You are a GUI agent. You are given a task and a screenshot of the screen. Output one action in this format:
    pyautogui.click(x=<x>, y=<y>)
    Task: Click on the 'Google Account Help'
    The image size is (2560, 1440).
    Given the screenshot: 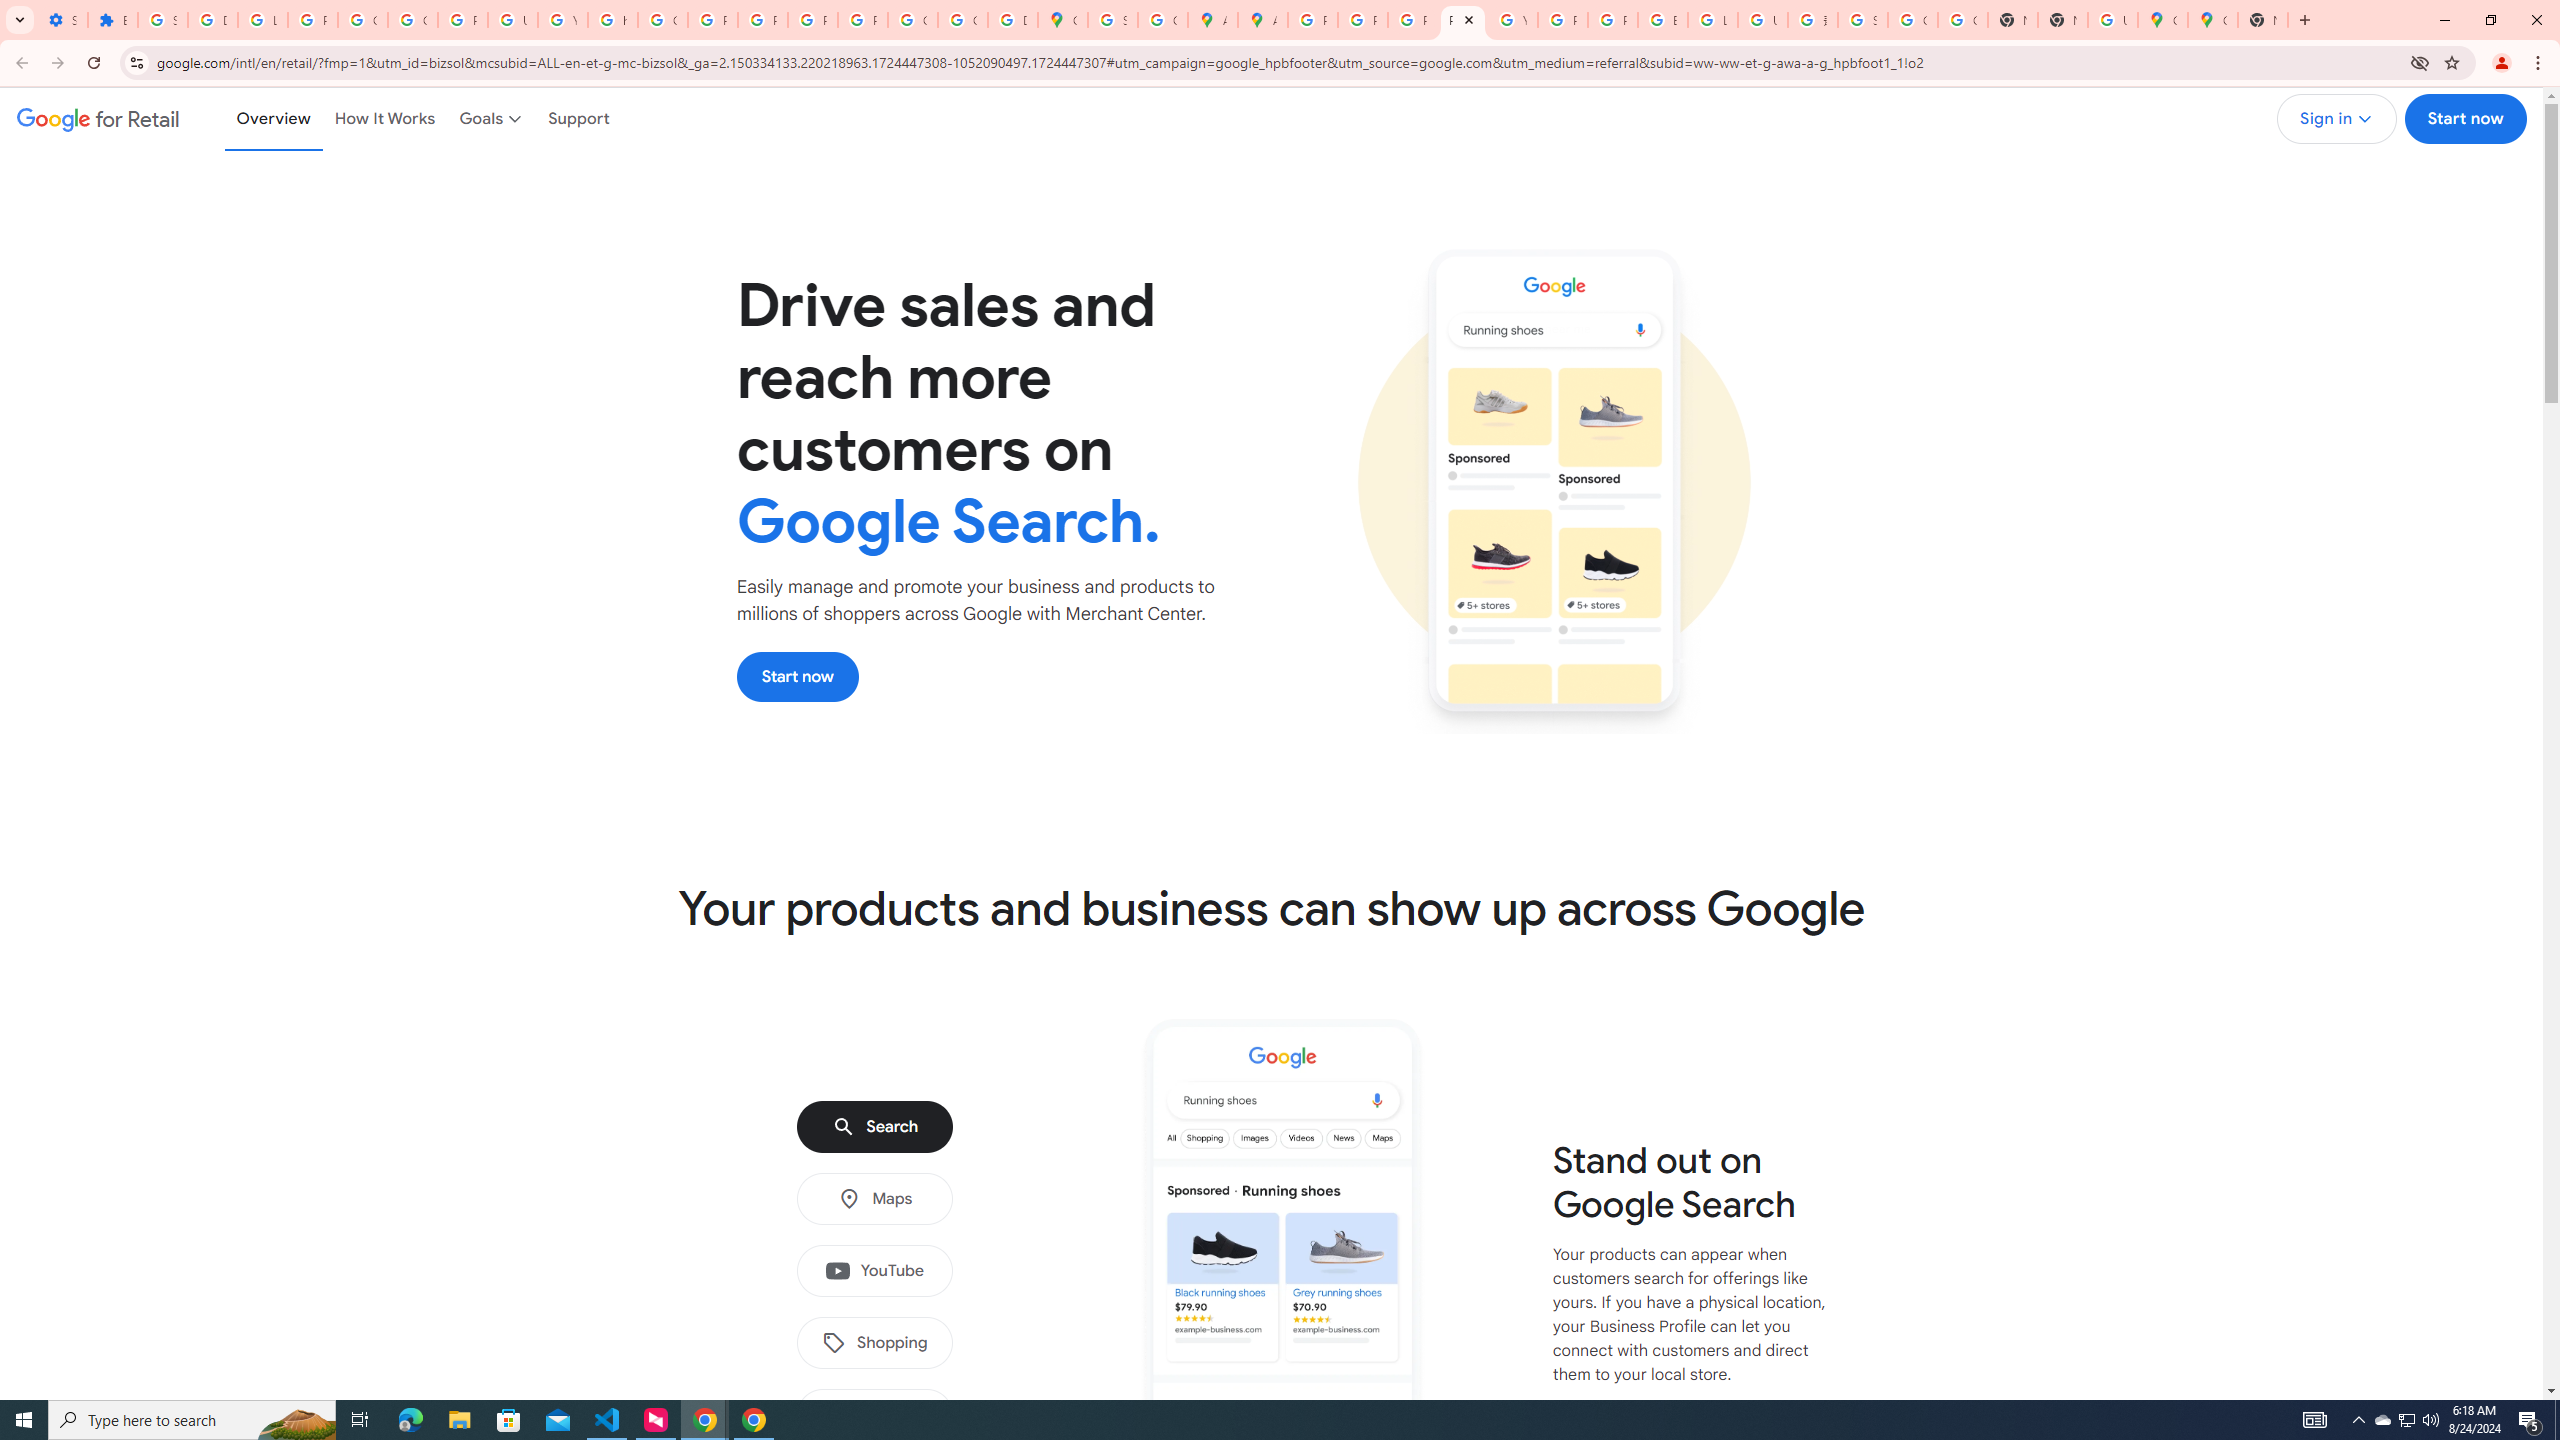 What is the action you would take?
    pyautogui.click(x=362, y=19)
    